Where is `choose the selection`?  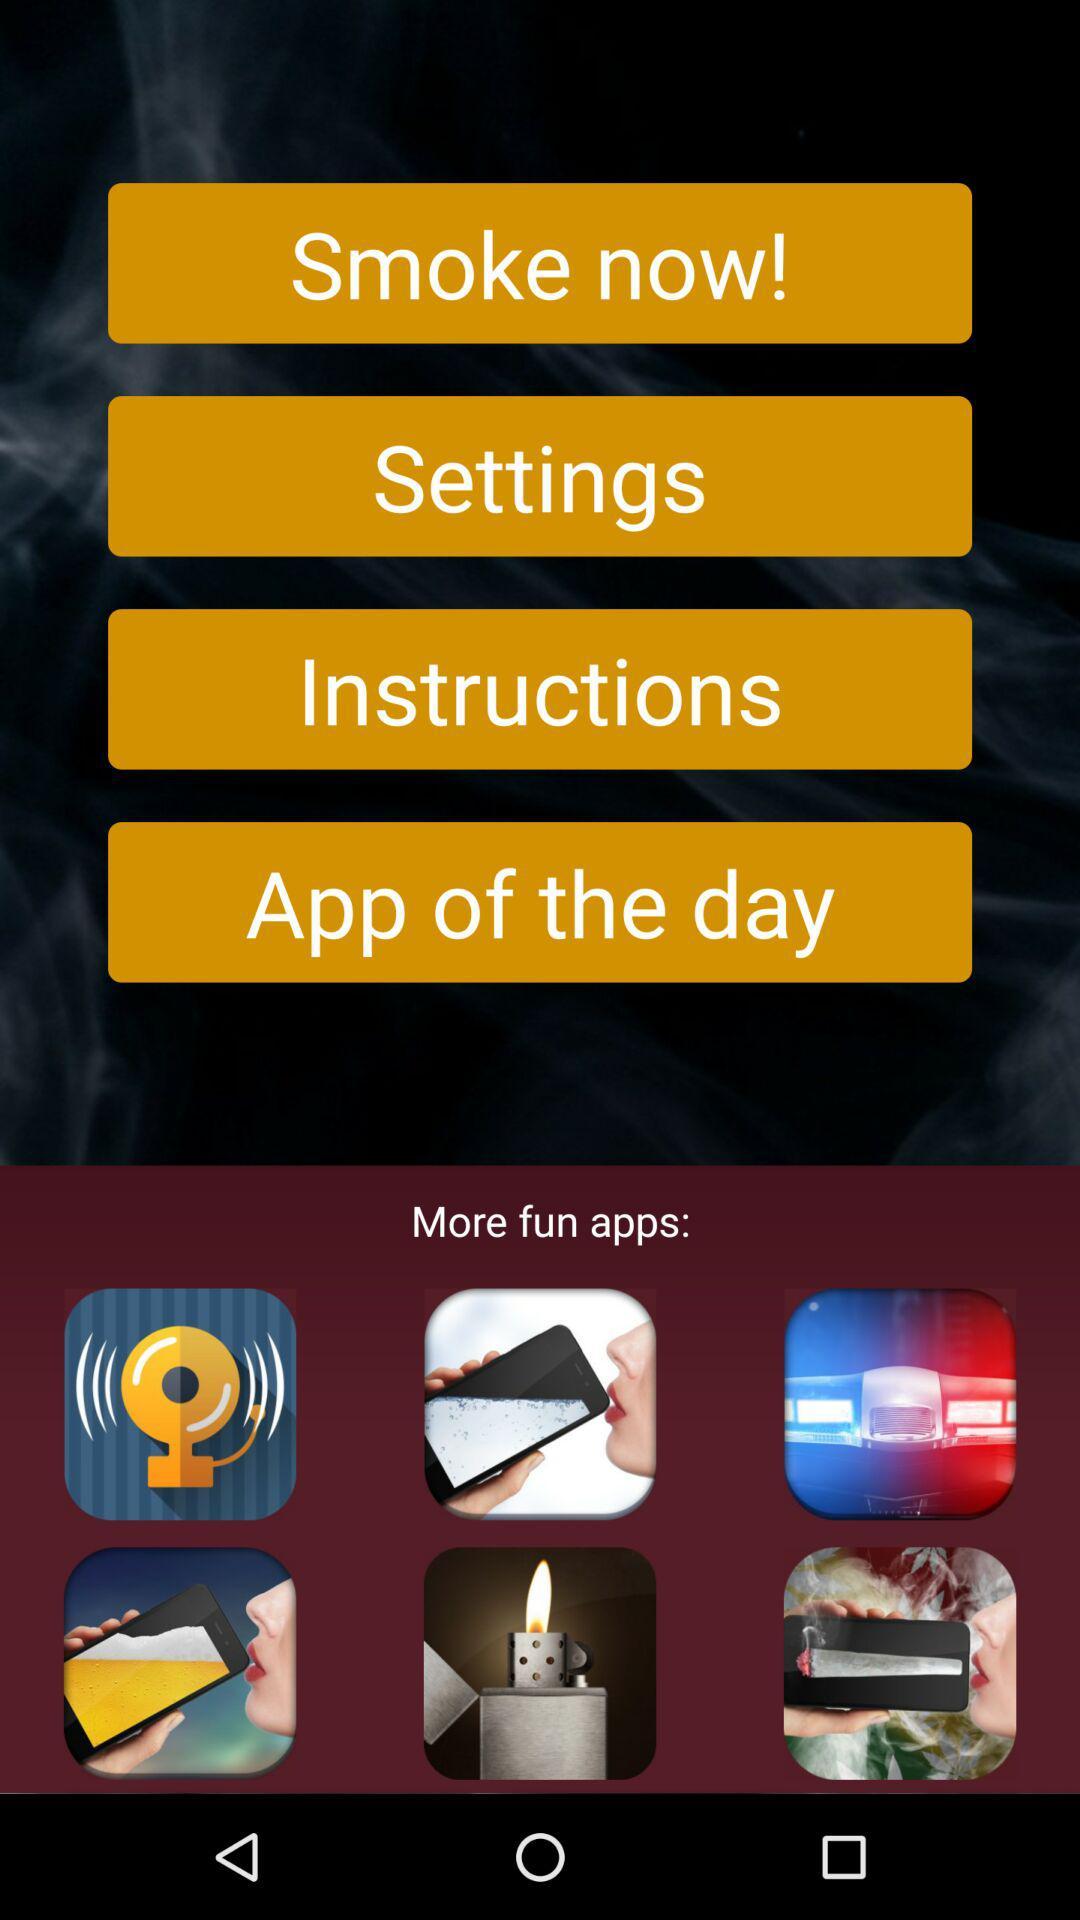
choose the selection is located at coordinates (540, 1403).